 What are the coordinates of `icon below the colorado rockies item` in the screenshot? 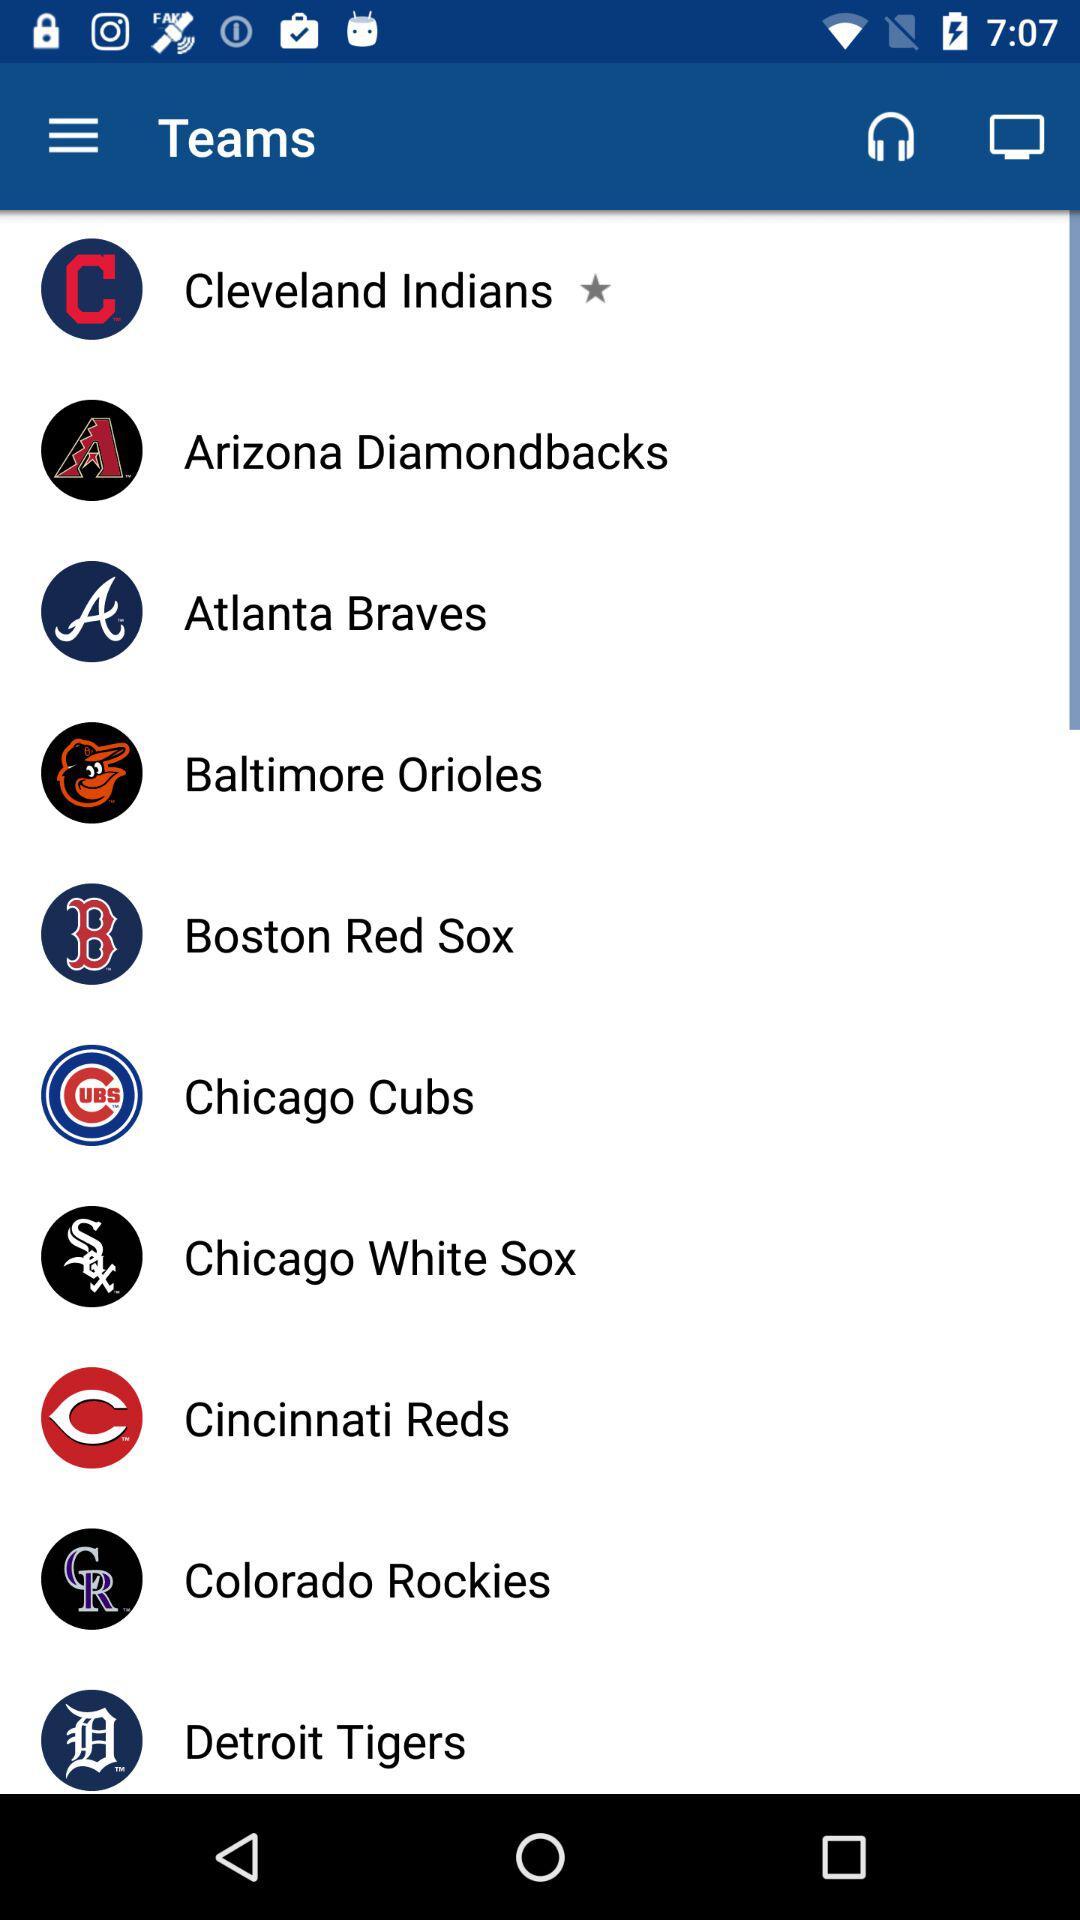 It's located at (324, 1739).